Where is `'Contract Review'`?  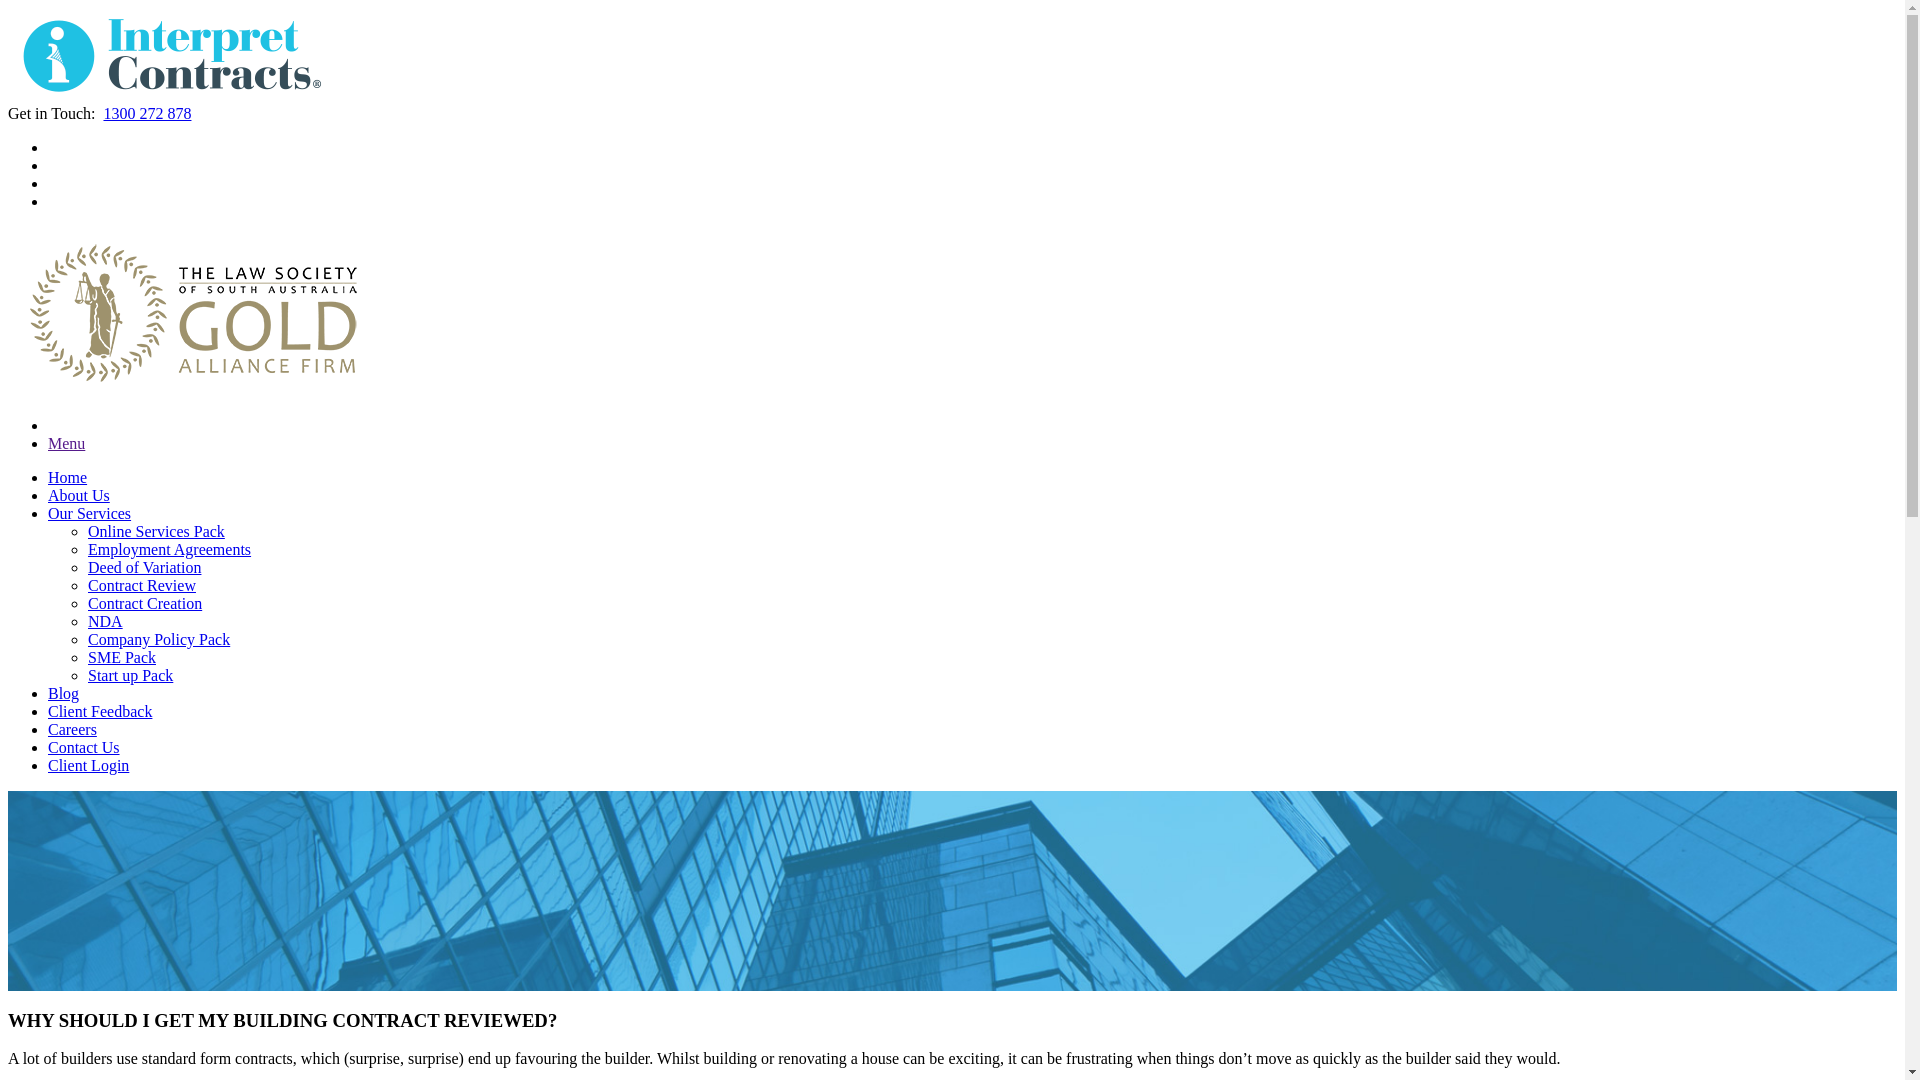 'Contract Review' is located at coordinates (141, 585).